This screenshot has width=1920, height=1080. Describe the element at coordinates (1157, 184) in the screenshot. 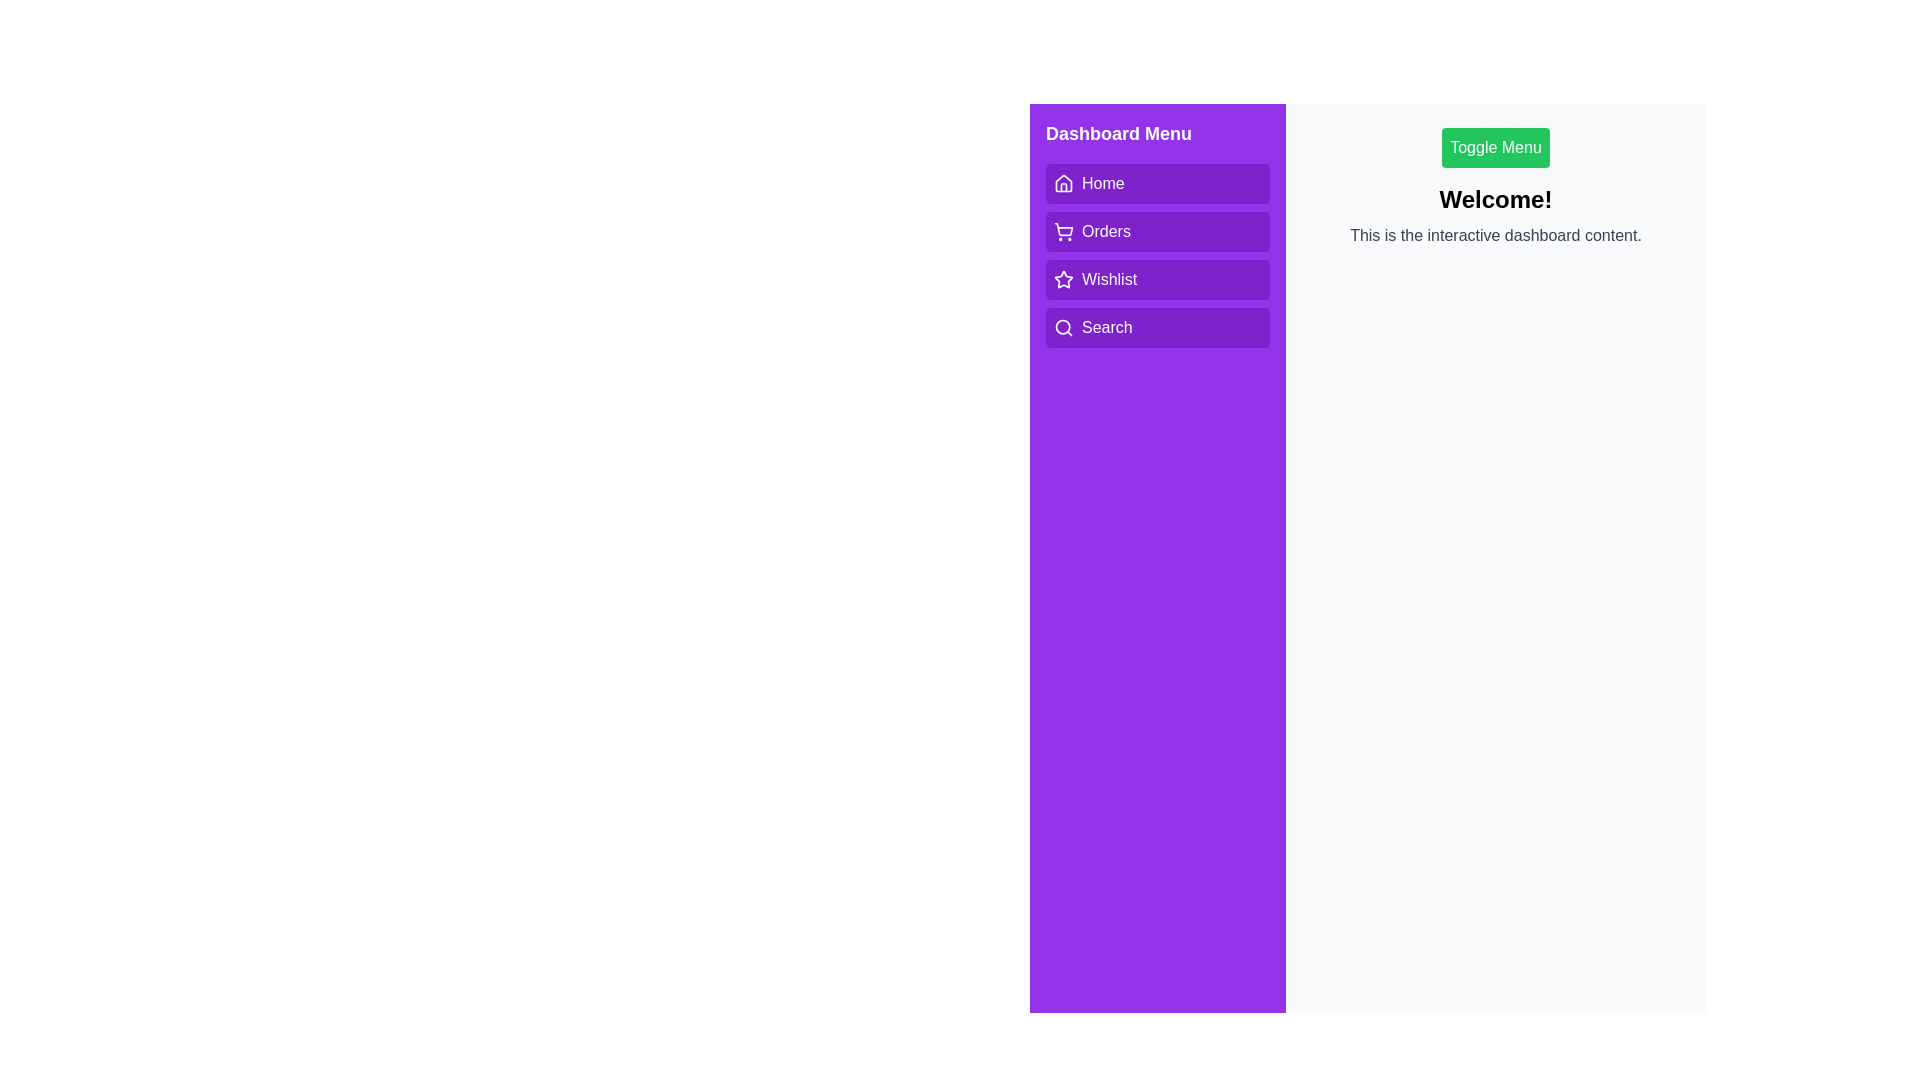

I see `the menu option Home` at that location.